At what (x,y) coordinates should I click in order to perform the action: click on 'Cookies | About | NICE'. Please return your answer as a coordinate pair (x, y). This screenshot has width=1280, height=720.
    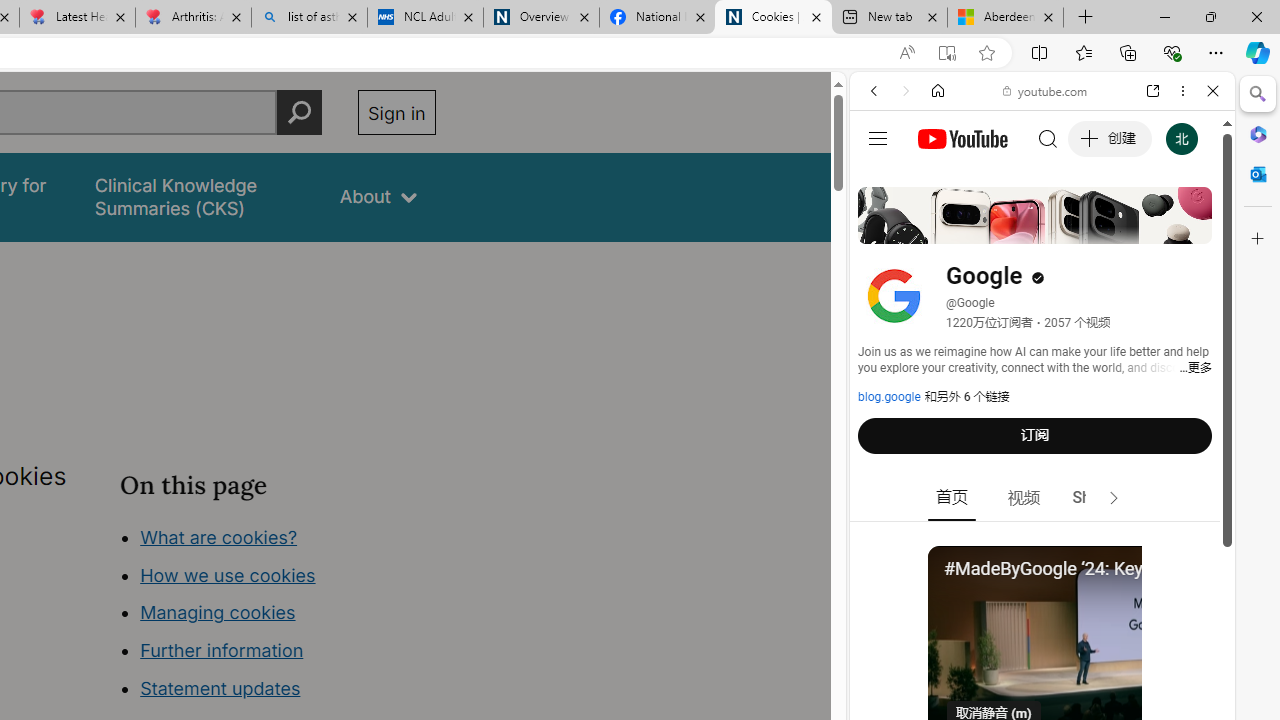
    Looking at the image, I should click on (772, 17).